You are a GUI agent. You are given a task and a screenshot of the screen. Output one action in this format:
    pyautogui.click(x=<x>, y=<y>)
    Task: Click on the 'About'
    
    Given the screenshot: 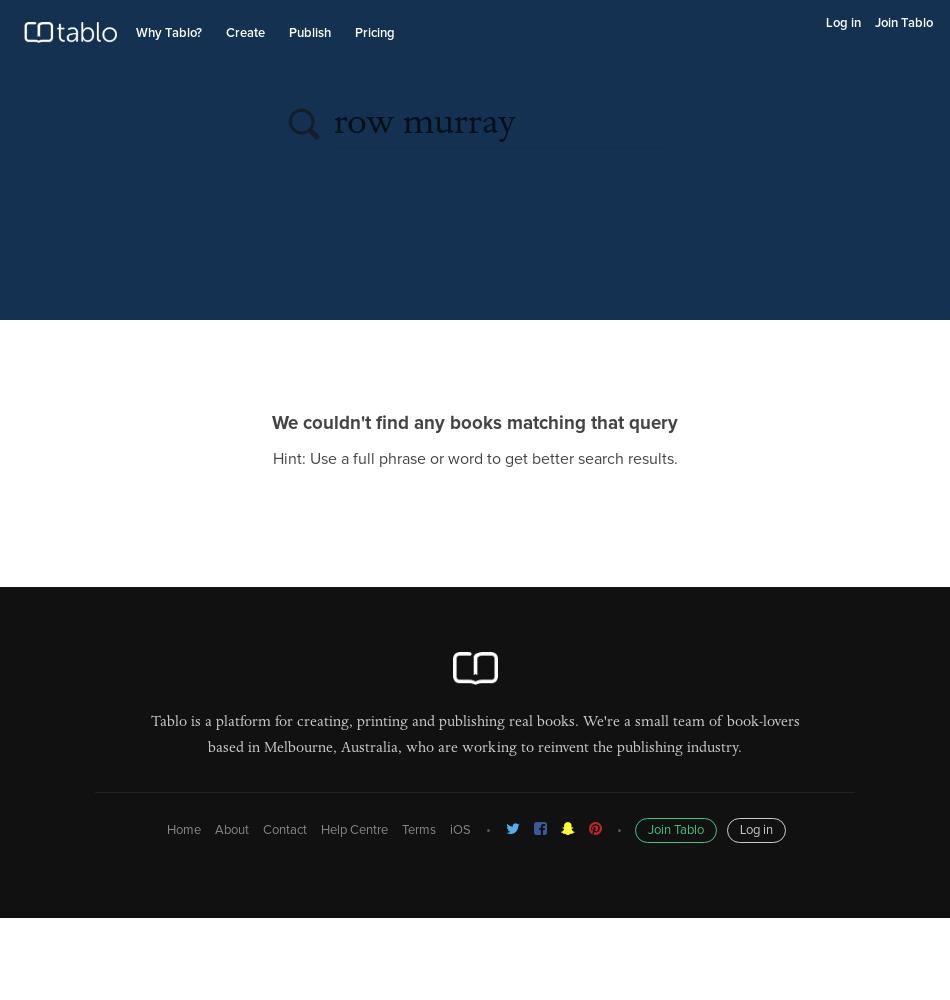 What is the action you would take?
    pyautogui.click(x=231, y=829)
    